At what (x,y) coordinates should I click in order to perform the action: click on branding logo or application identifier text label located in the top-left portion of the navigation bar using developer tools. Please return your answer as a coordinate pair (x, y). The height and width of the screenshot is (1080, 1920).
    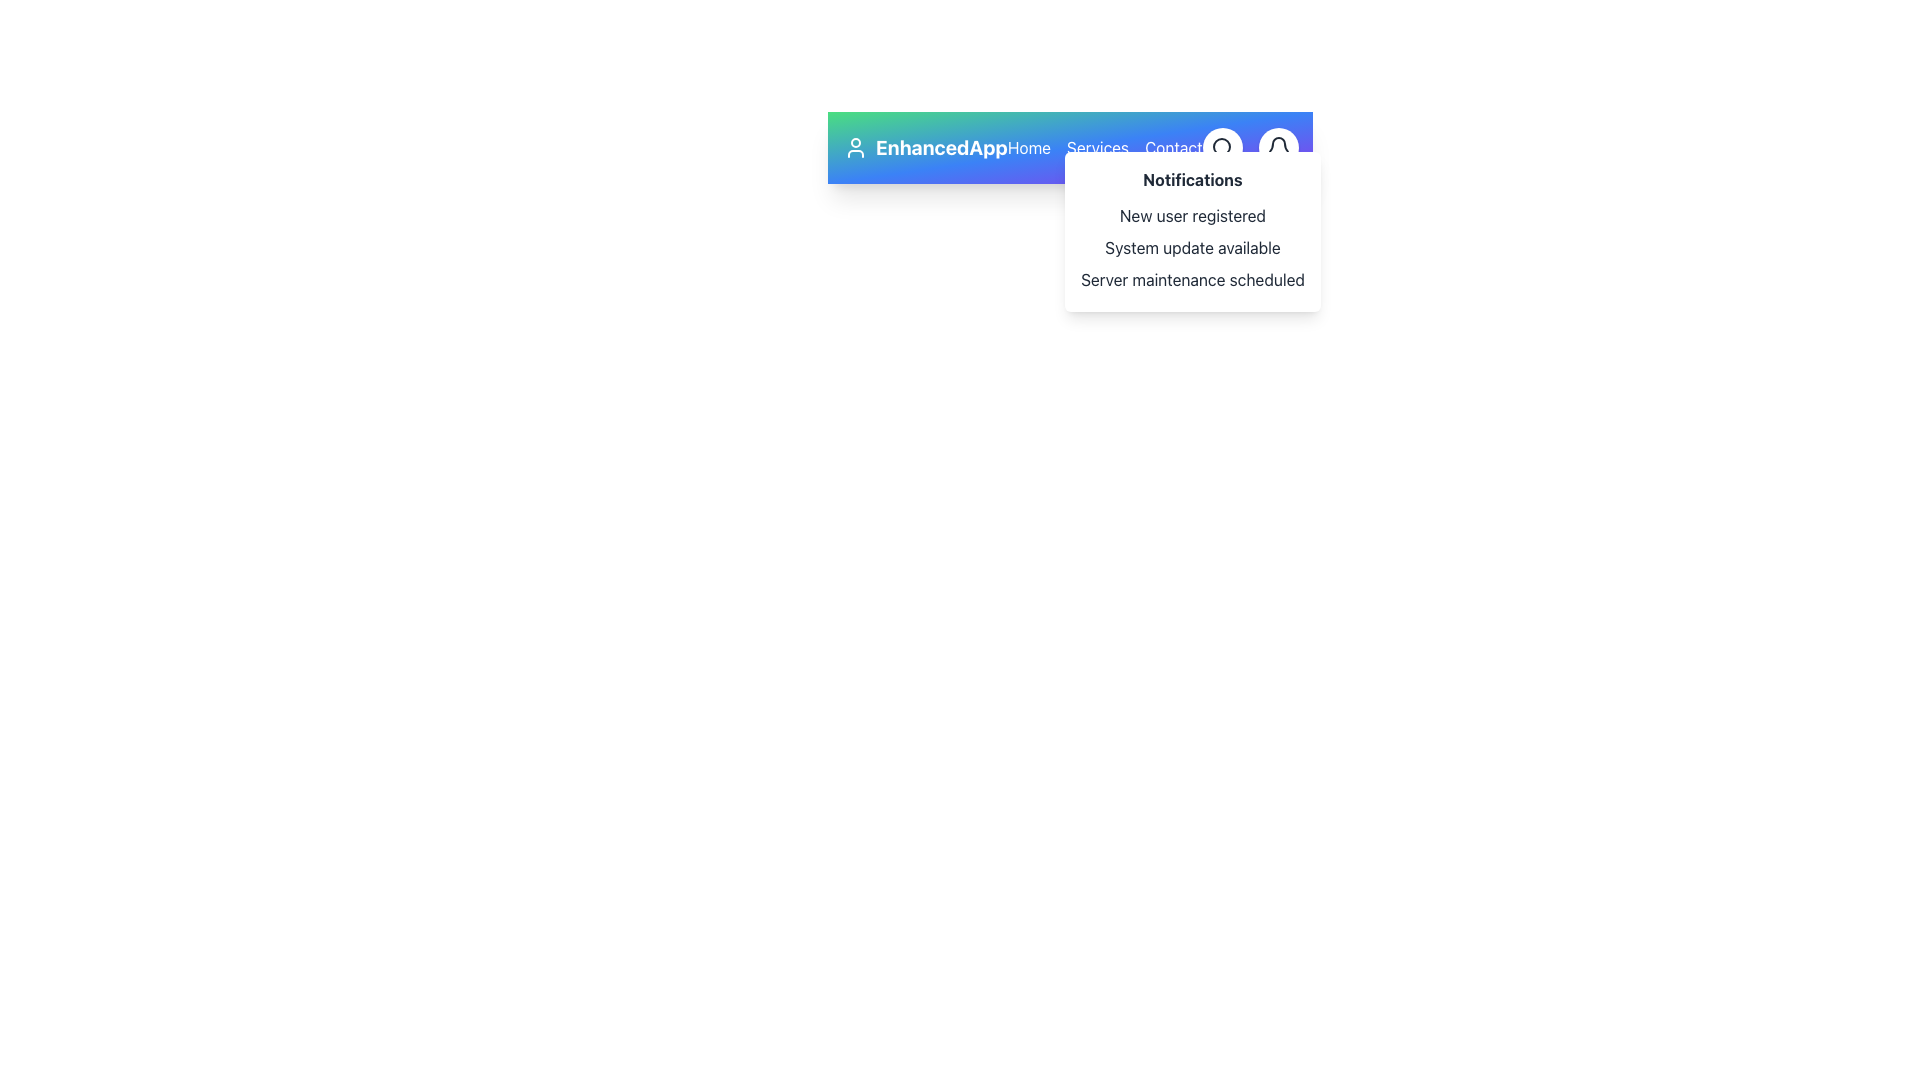
    Looking at the image, I should click on (924, 146).